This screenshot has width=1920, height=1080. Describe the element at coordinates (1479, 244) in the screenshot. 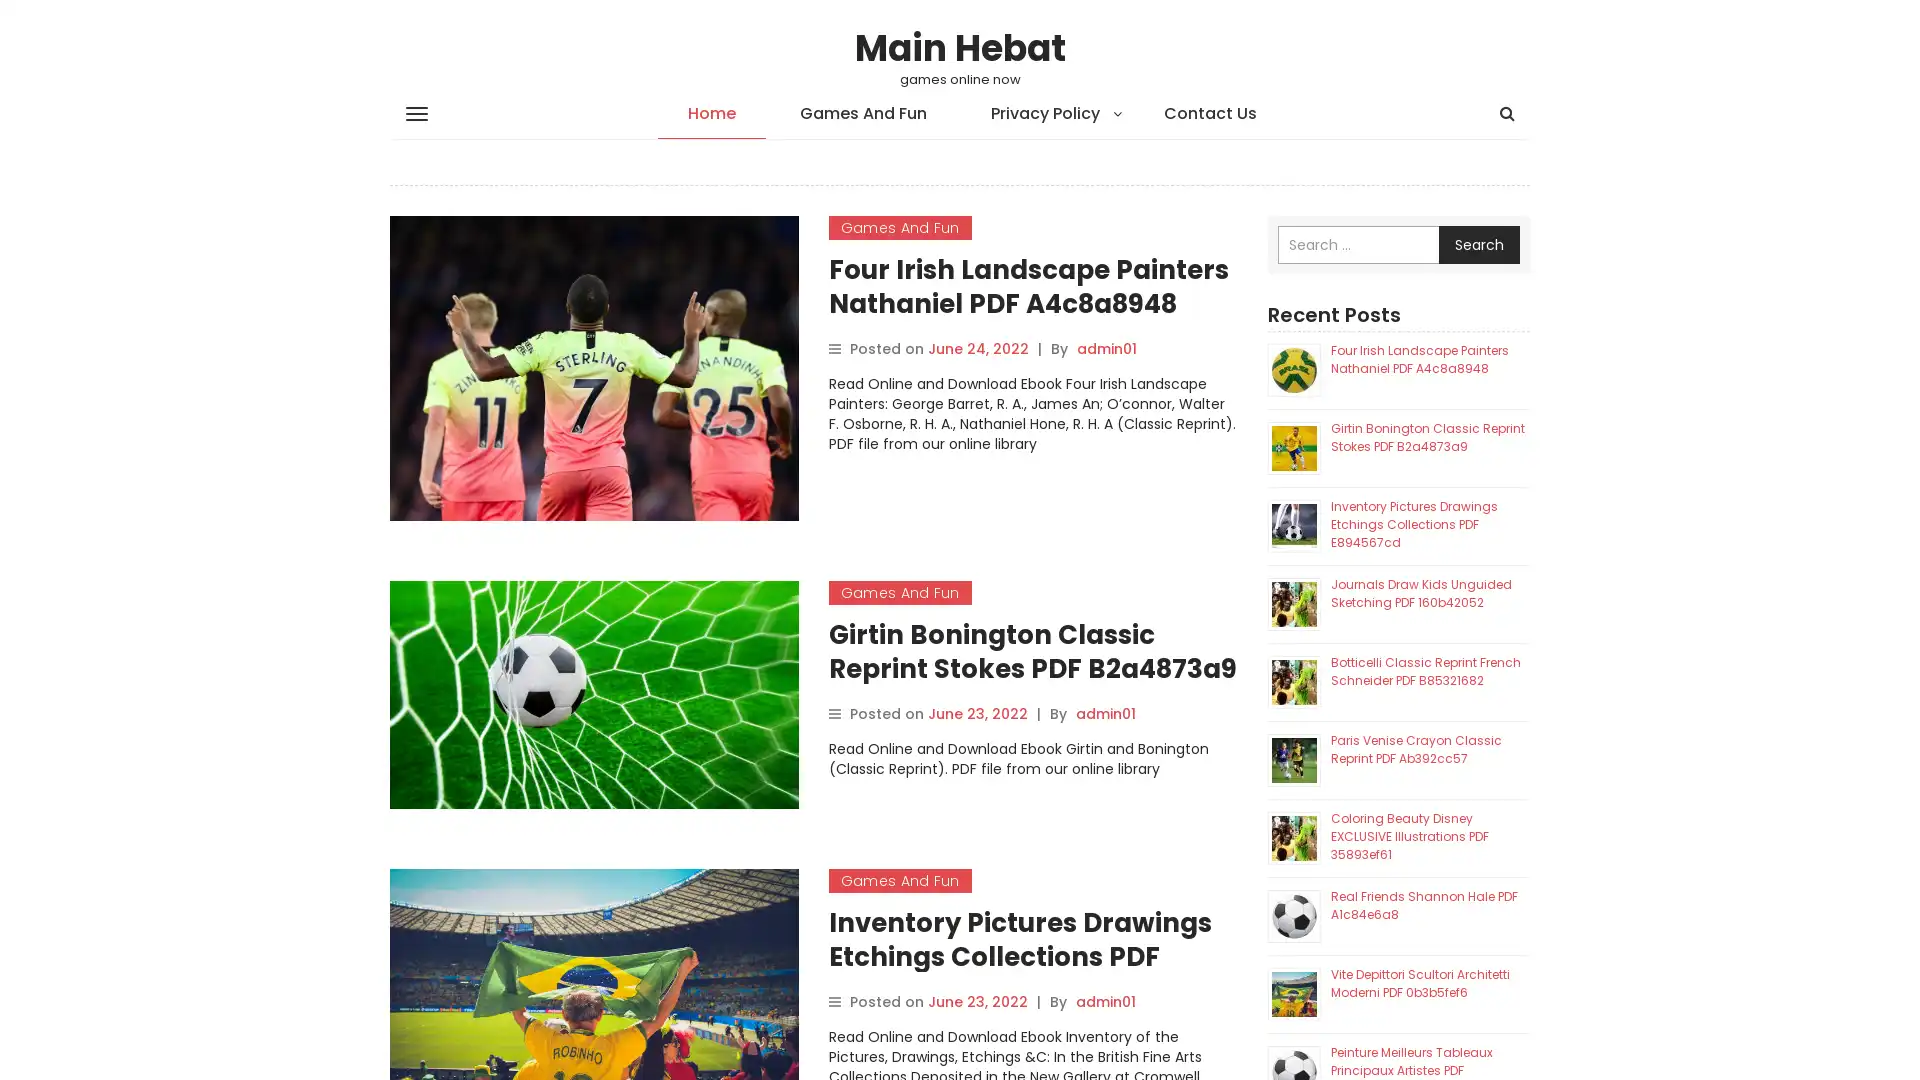

I see `Search` at that location.